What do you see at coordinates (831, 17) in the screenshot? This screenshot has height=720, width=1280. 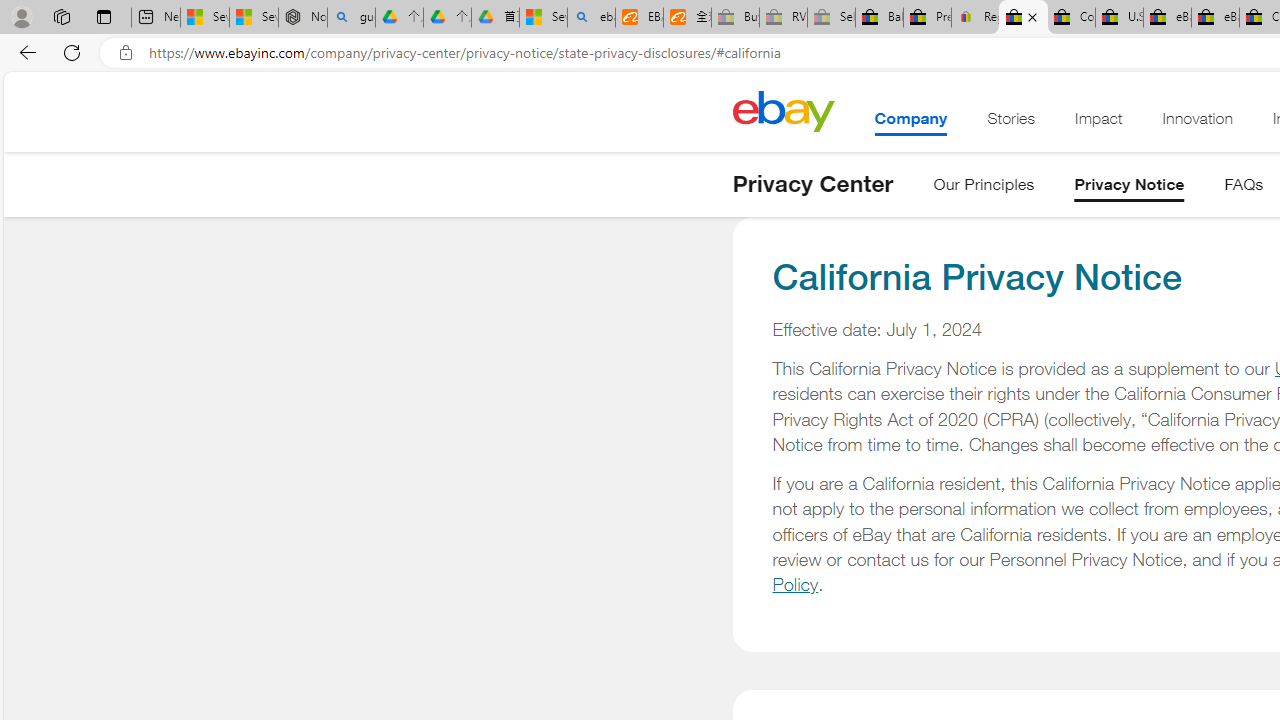 I see `'Sell worldwide with eBay - Sleeping'` at bounding box center [831, 17].